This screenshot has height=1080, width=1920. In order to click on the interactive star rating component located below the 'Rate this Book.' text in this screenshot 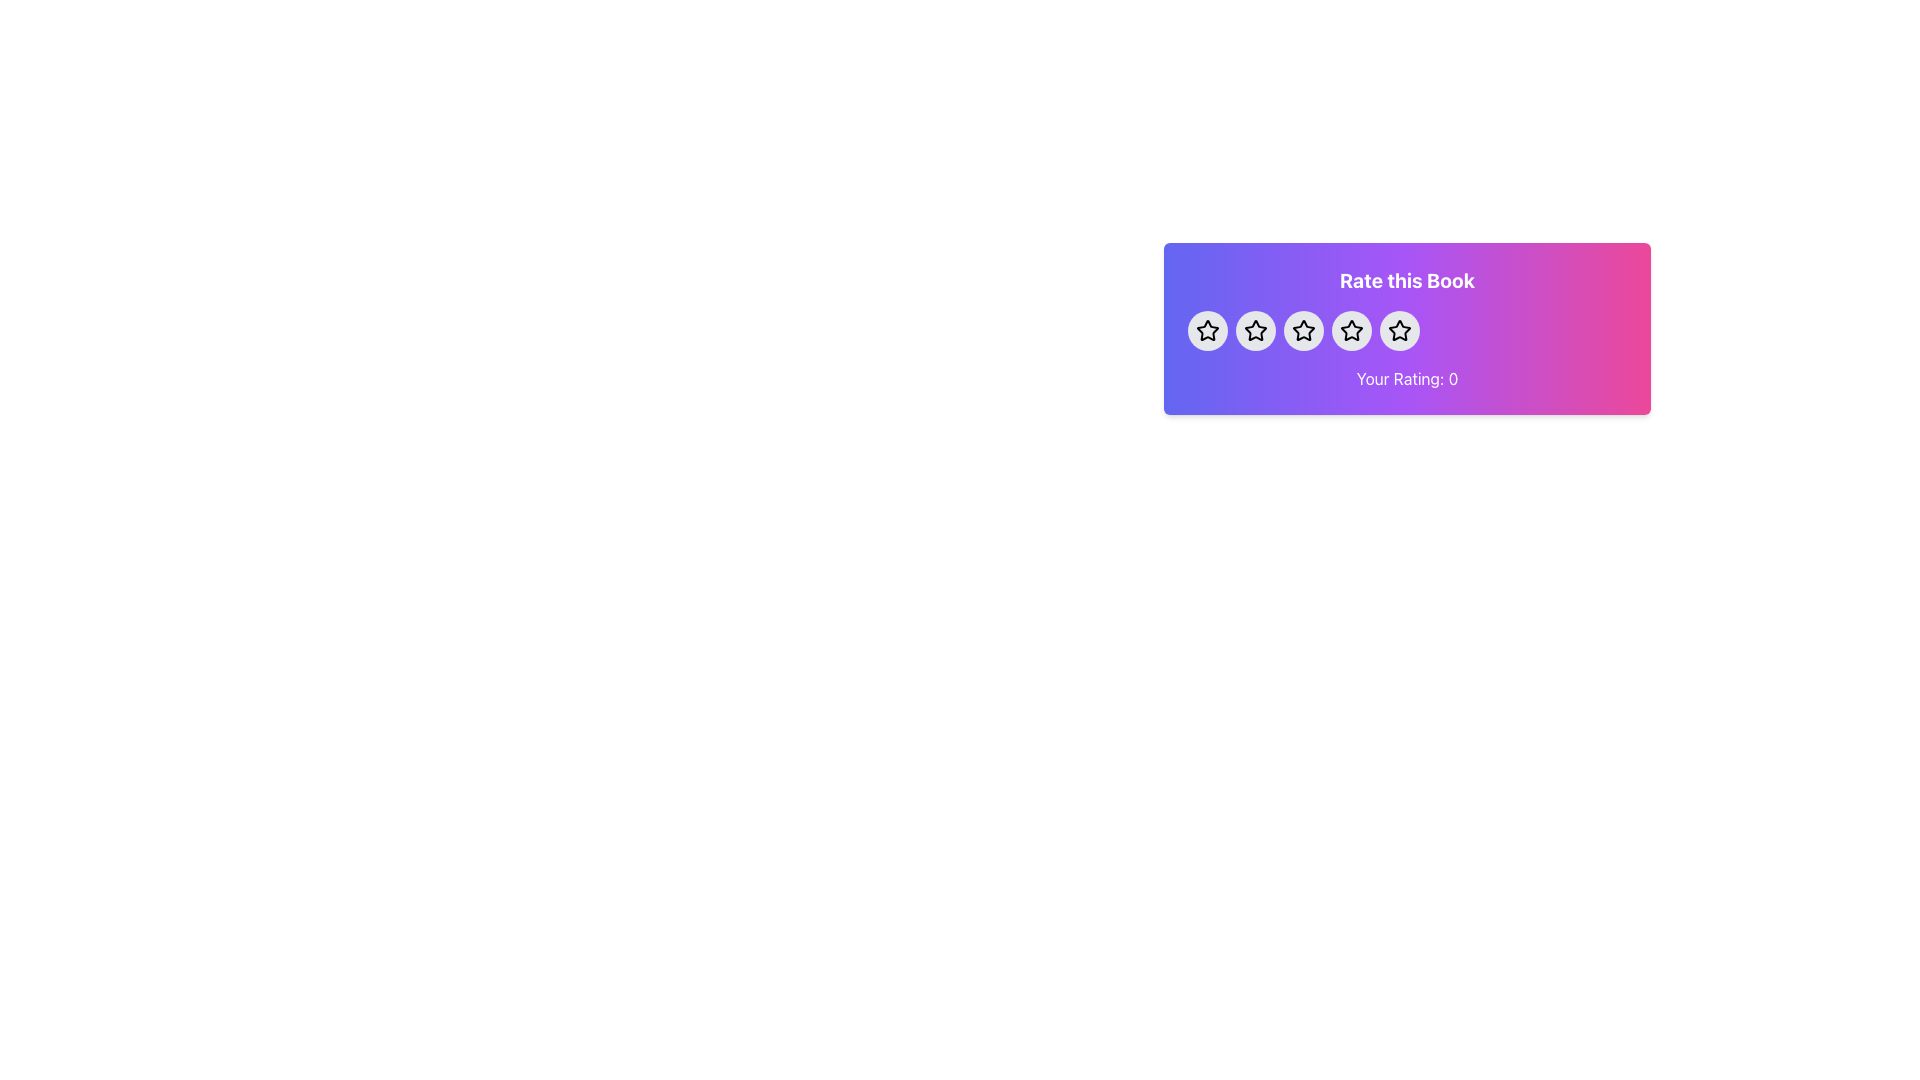, I will do `click(1406, 330)`.